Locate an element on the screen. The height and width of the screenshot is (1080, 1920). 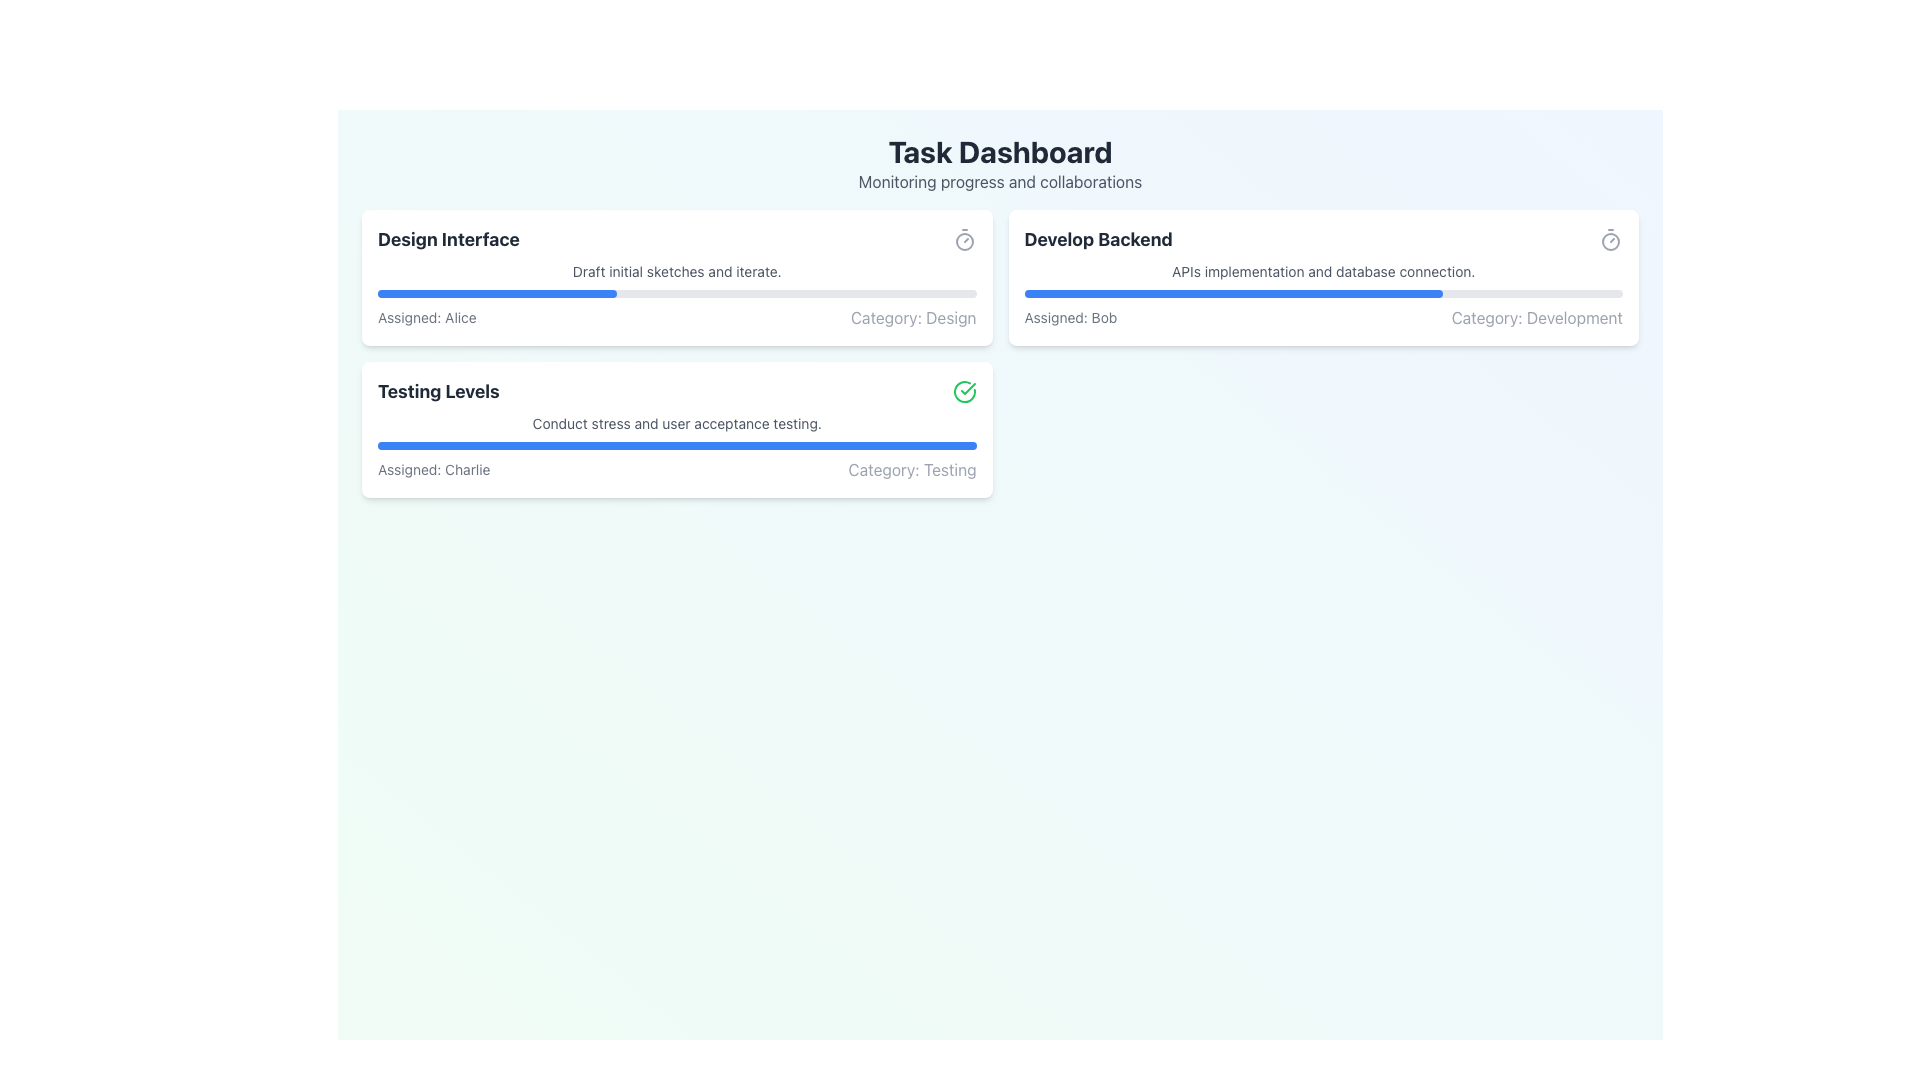
the informational label indicating the person assigned to the task located in the bottom-left section of the 'Testing Levels' task card is located at coordinates (433, 470).